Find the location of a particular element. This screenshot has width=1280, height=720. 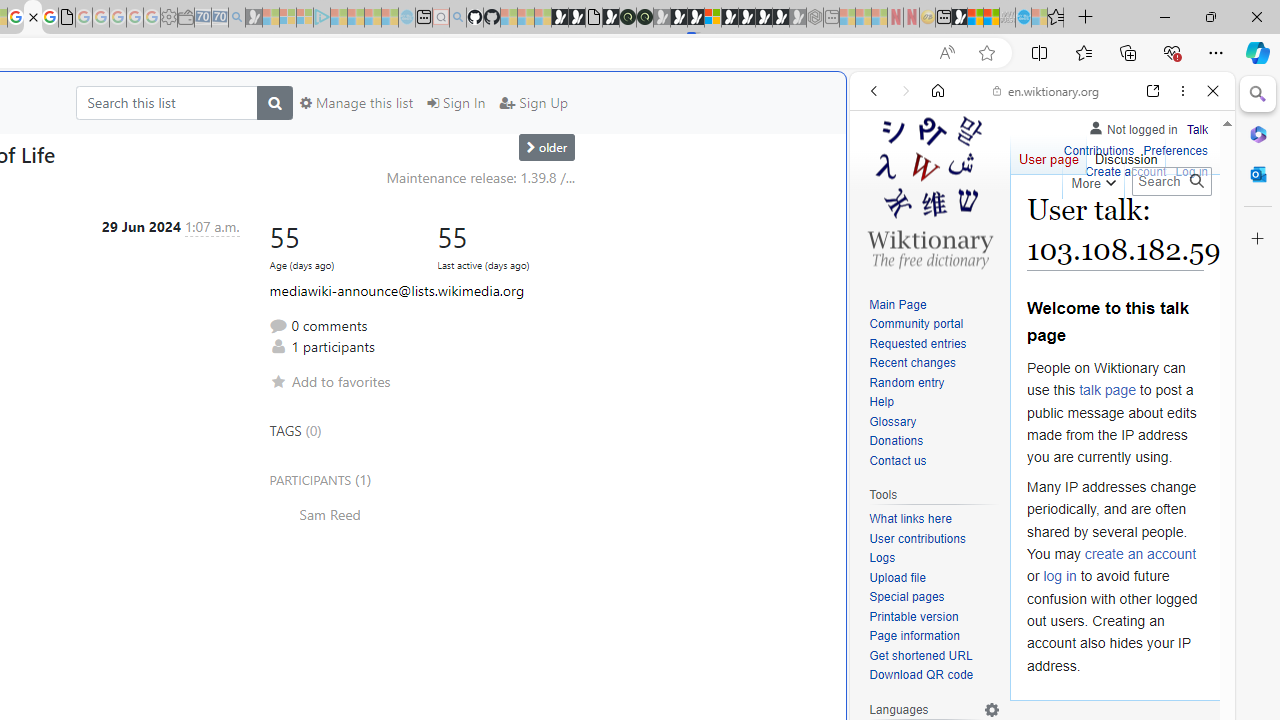

'en.wiktionary.org' is located at coordinates (1045, 91).